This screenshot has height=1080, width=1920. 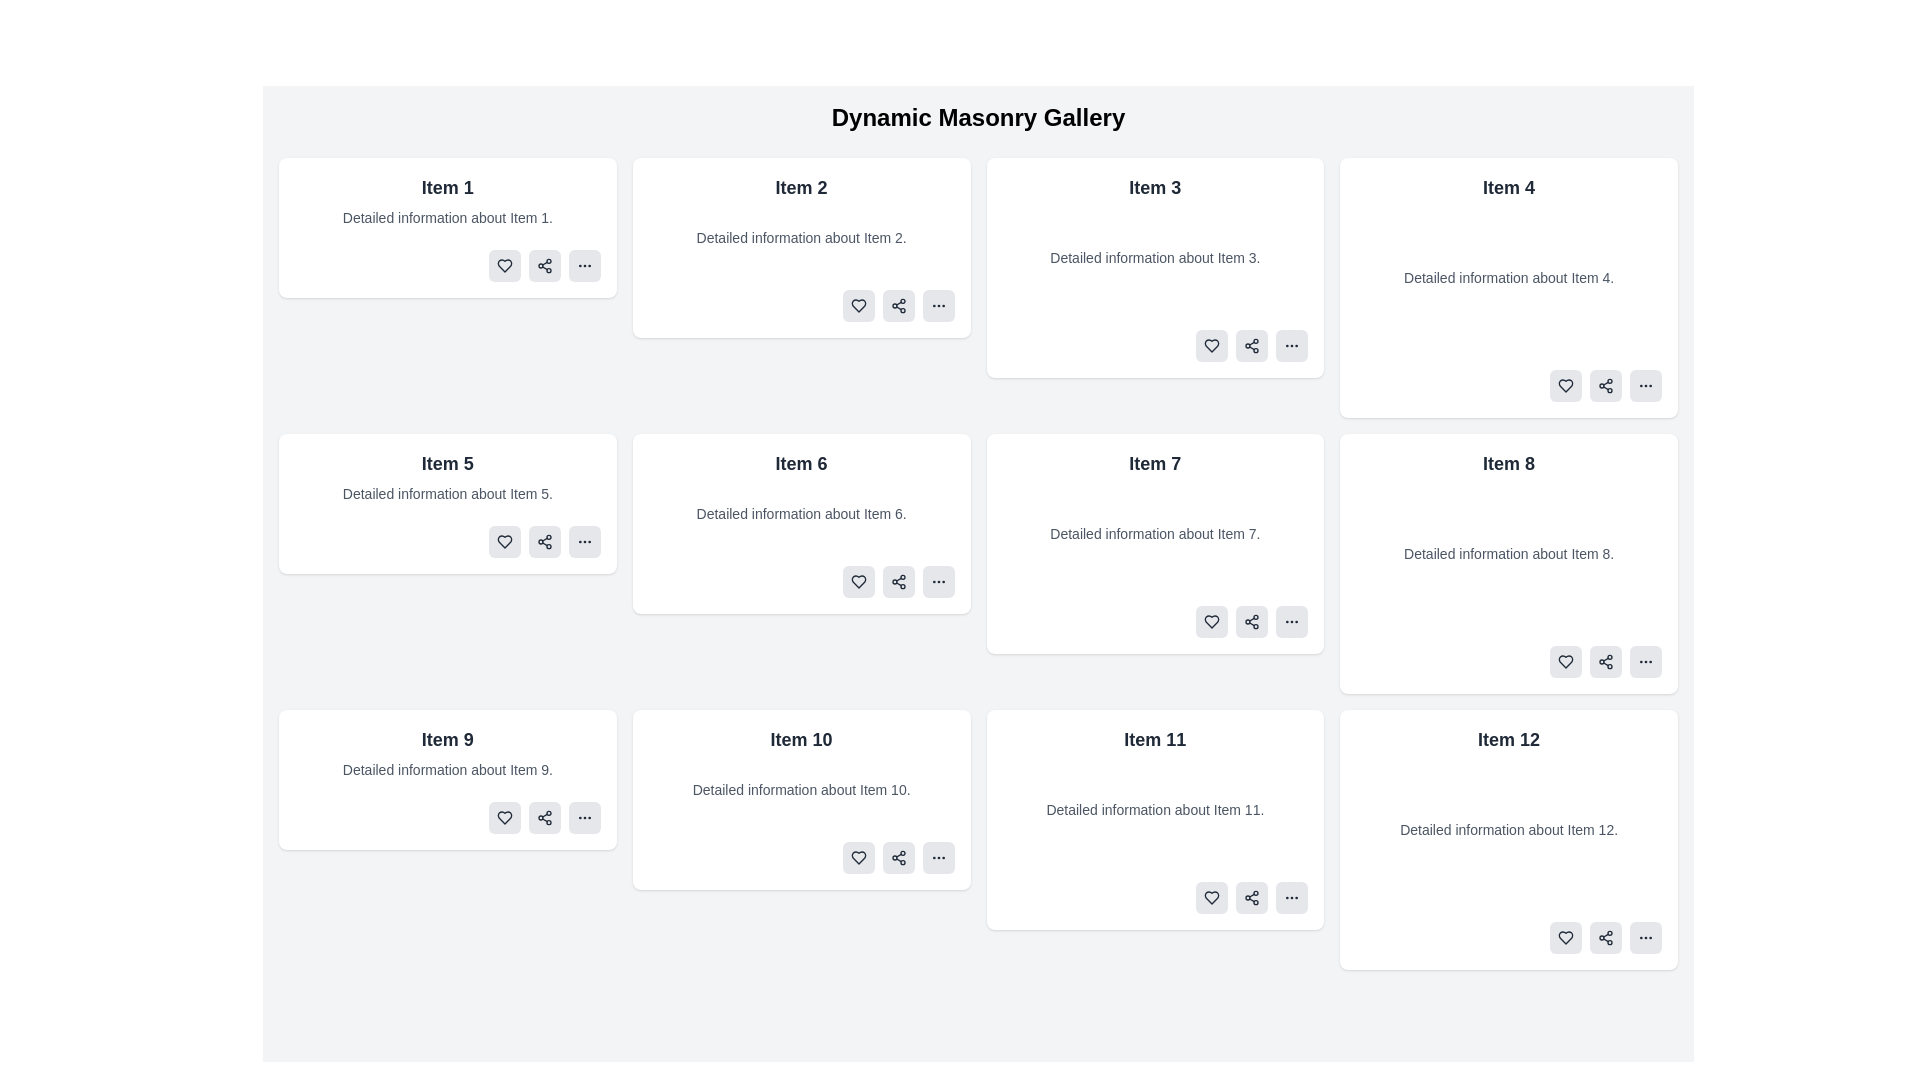 What do you see at coordinates (937, 305) in the screenshot?
I see `the ellipsis icon, which consists of three small circles aligned horizontally, located beneath the 'Item 2' card in the gallery layout` at bounding box center [937, 305].